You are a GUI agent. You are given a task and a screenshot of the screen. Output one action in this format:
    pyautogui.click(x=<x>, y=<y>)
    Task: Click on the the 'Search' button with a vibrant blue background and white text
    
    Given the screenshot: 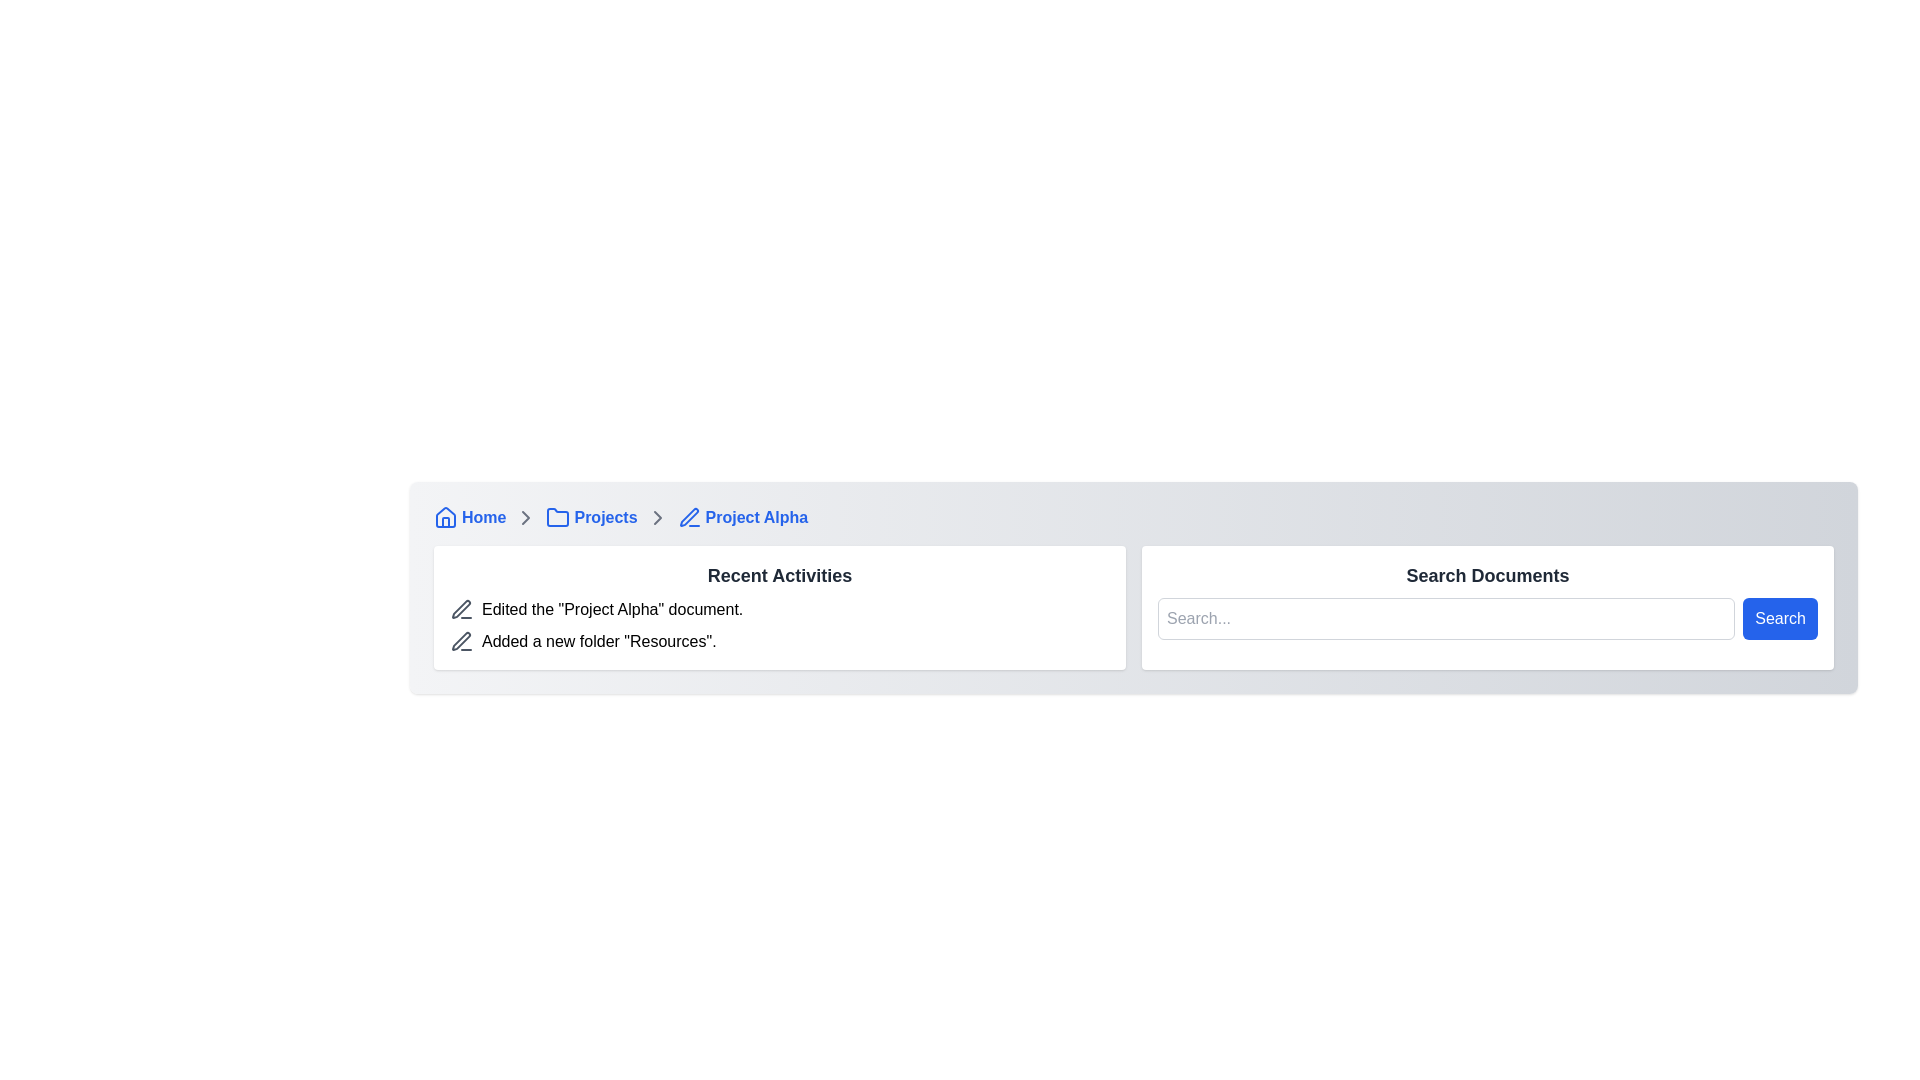 What is the action you would take?
    pyautogui.click(x=1780, y=617)
    